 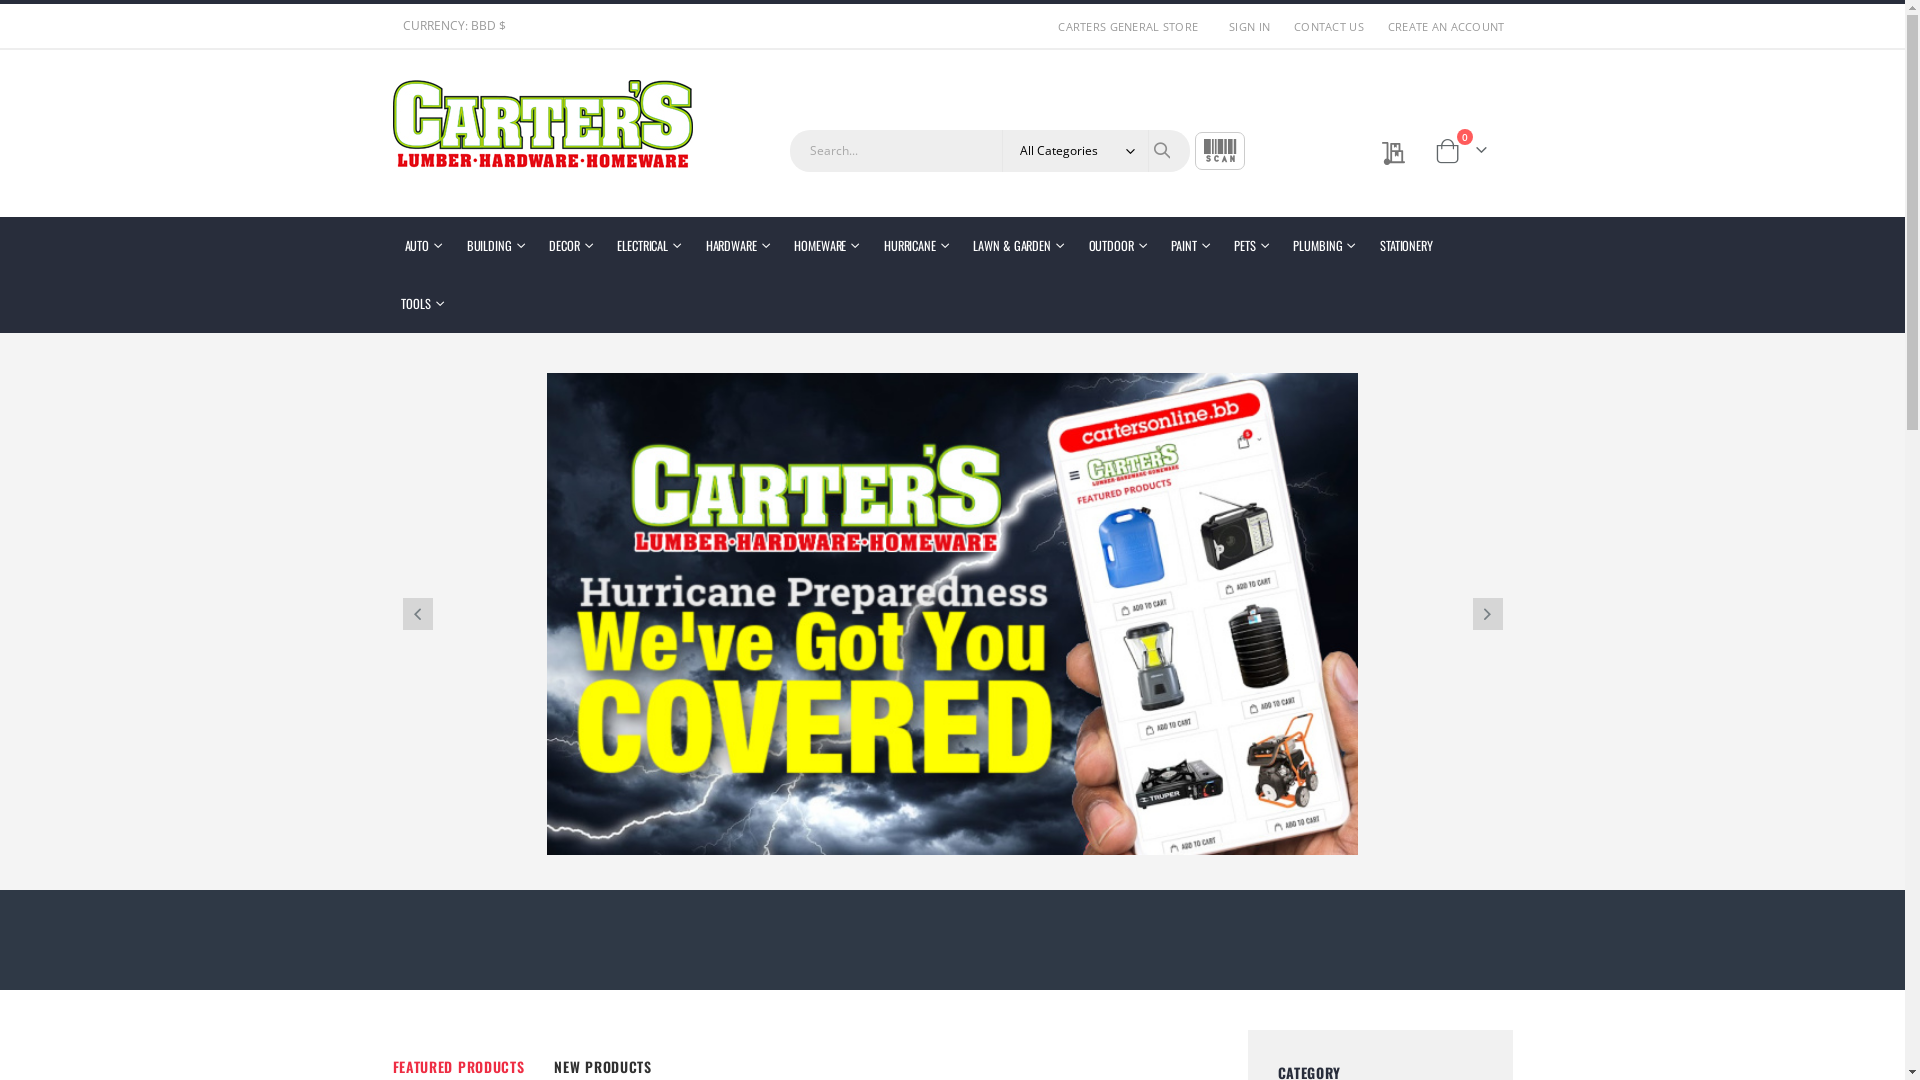 I want to click on 'PLUMBING', so click(x=1324, y=245).